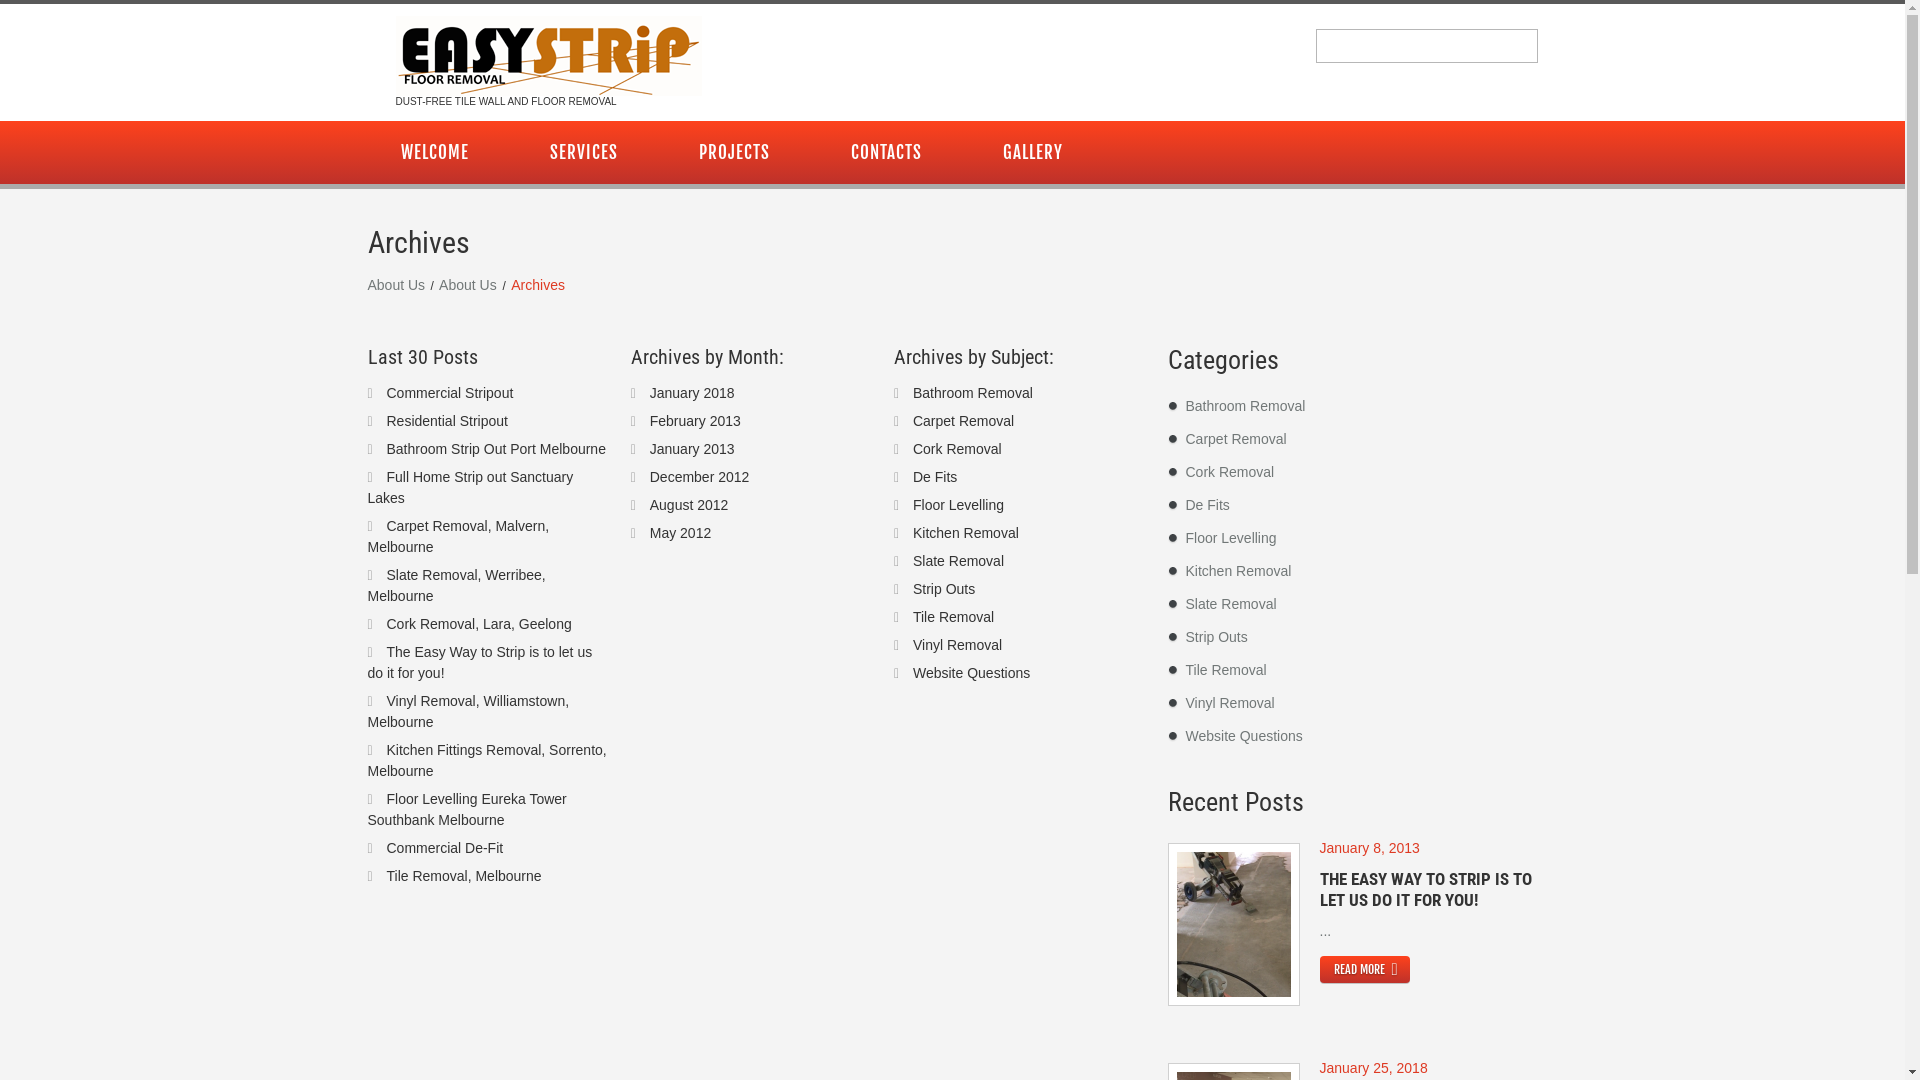 Image resolution: width=1920 pixels, height=1080 pixels. Describe the element at coordinates (397, 284) in the screenshot. I see `'About Us'` at that location.